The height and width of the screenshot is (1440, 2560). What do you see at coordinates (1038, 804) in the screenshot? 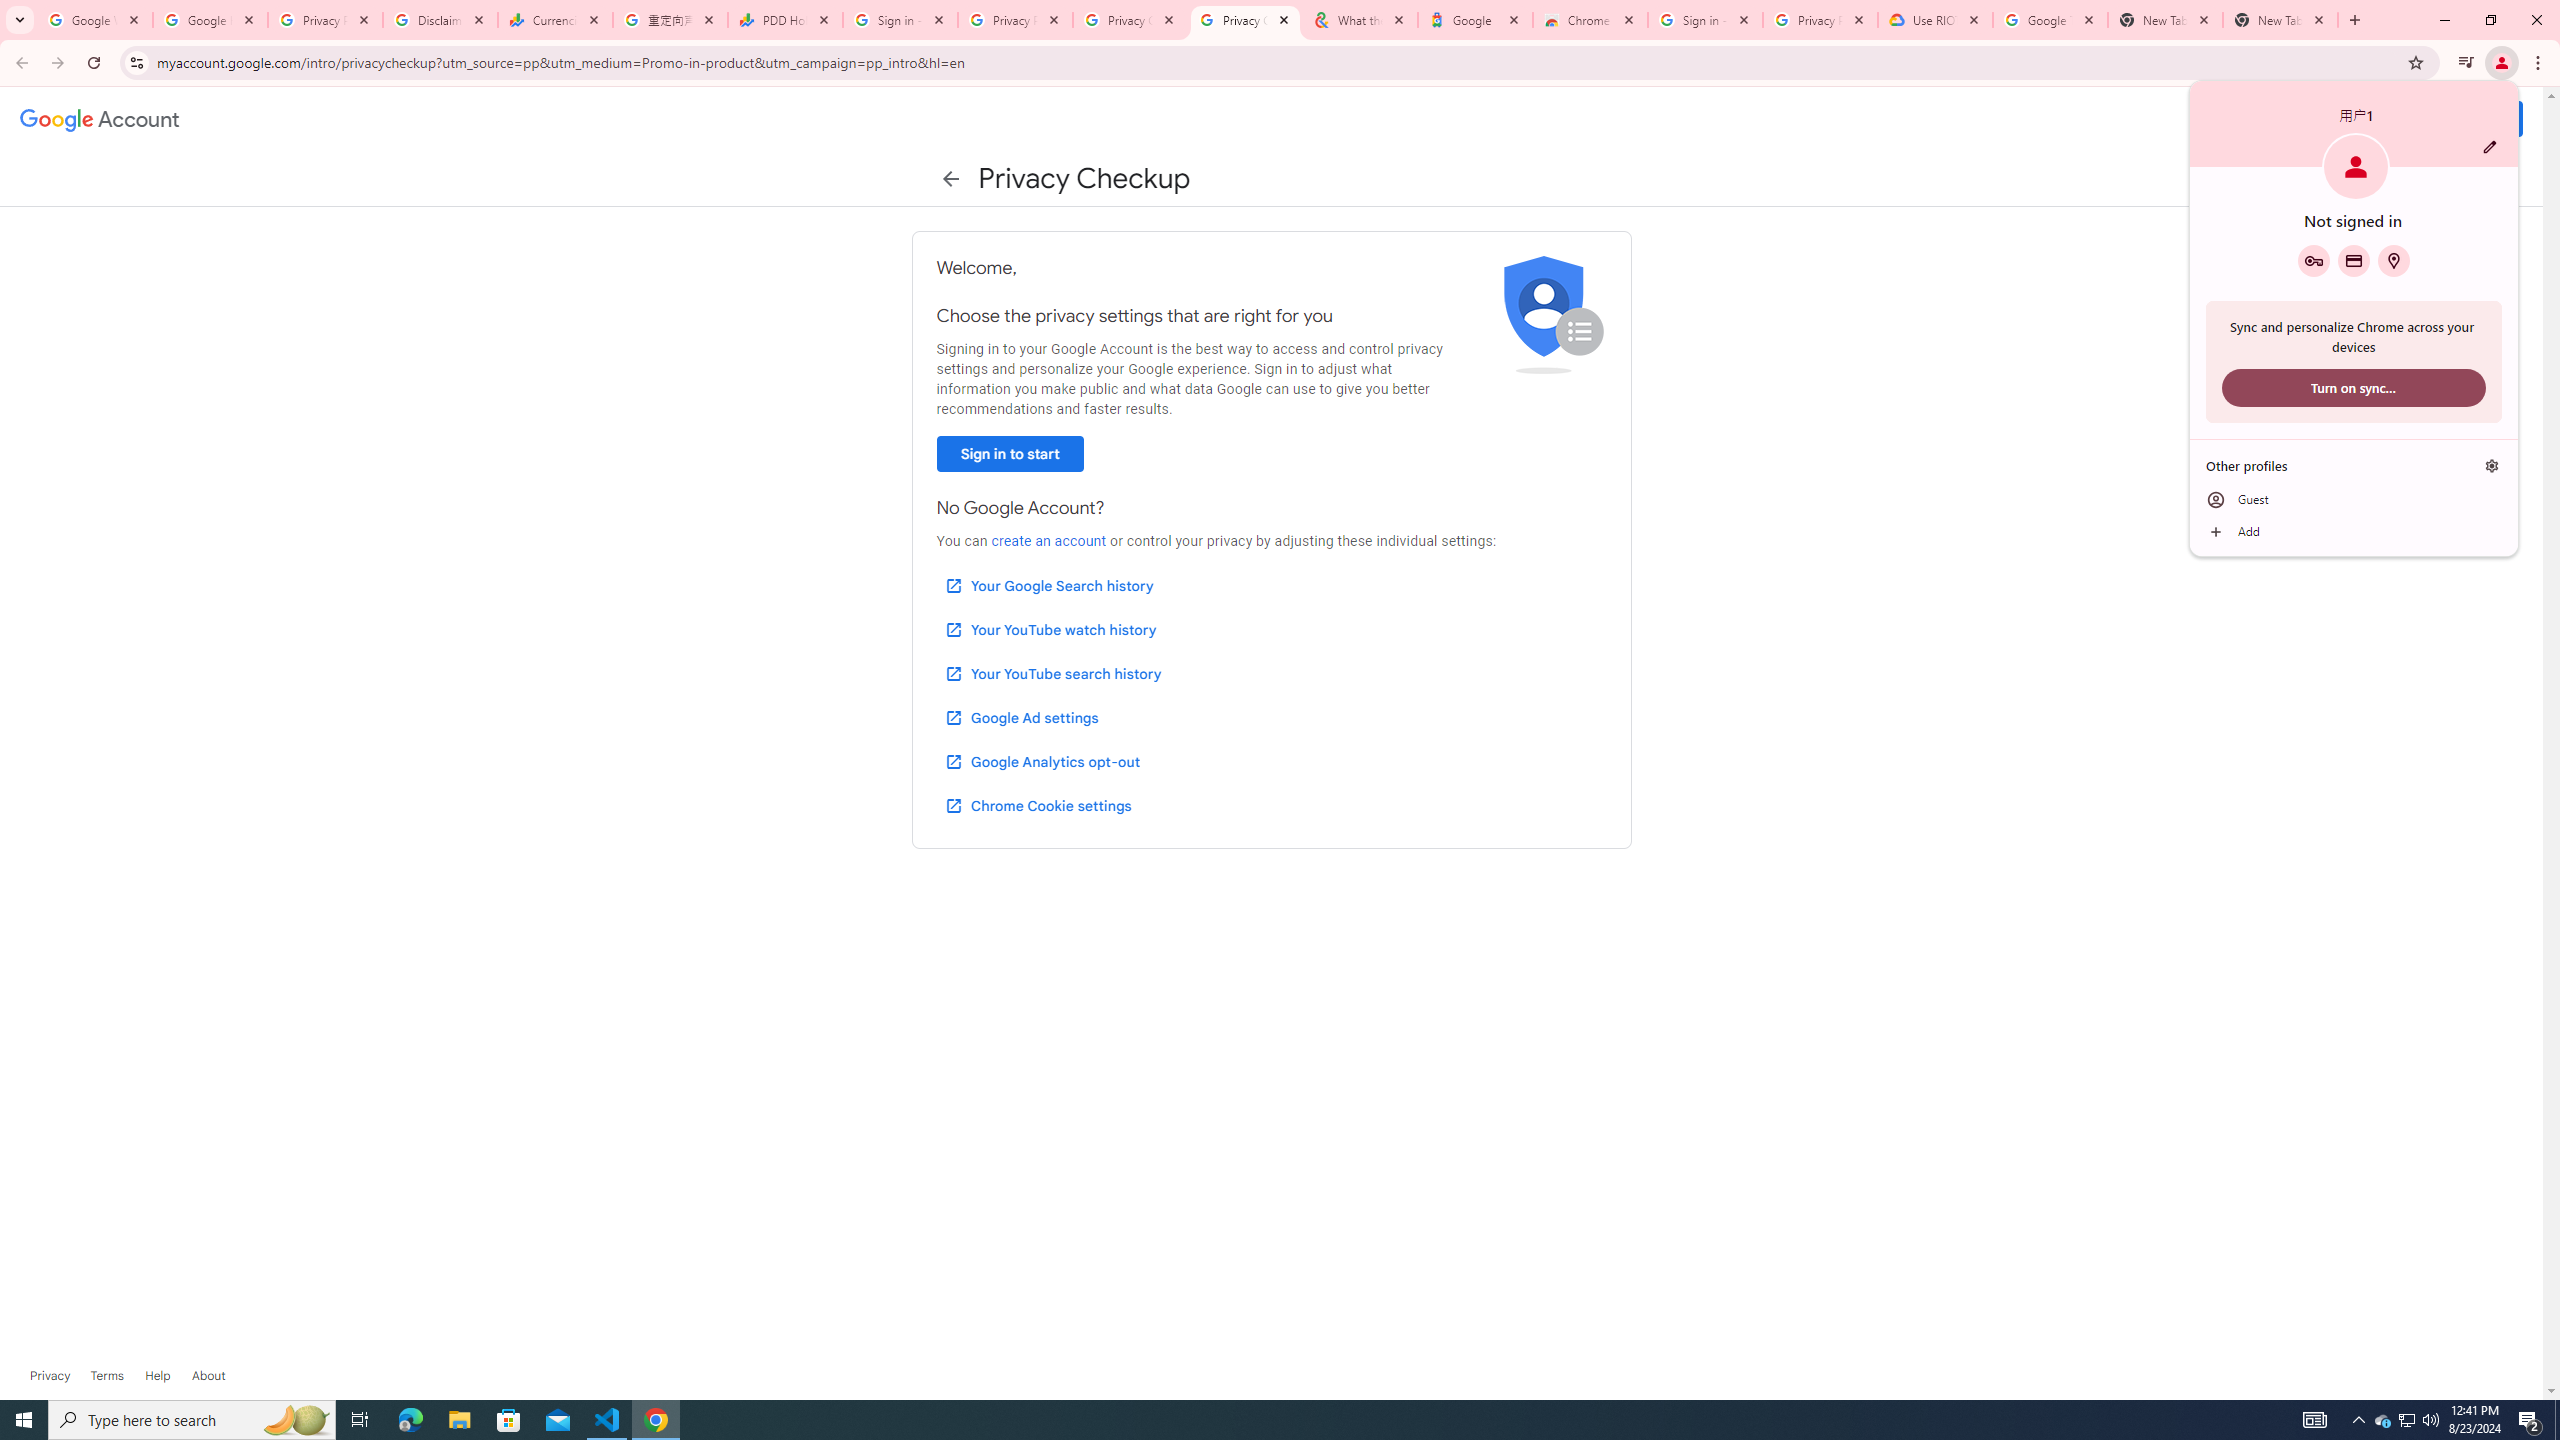
I see `'Chrome Cookie settings'` at bounding box center [1038, 804].